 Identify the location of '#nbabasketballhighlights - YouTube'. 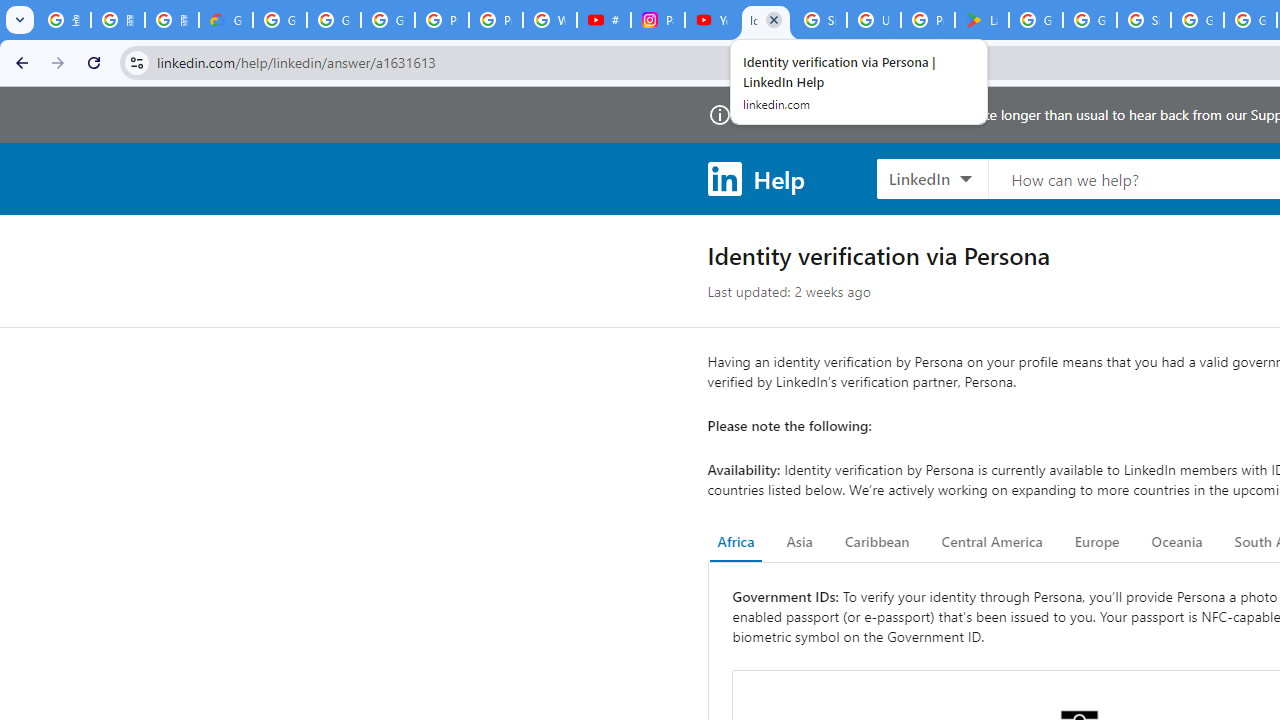
(603, 20).